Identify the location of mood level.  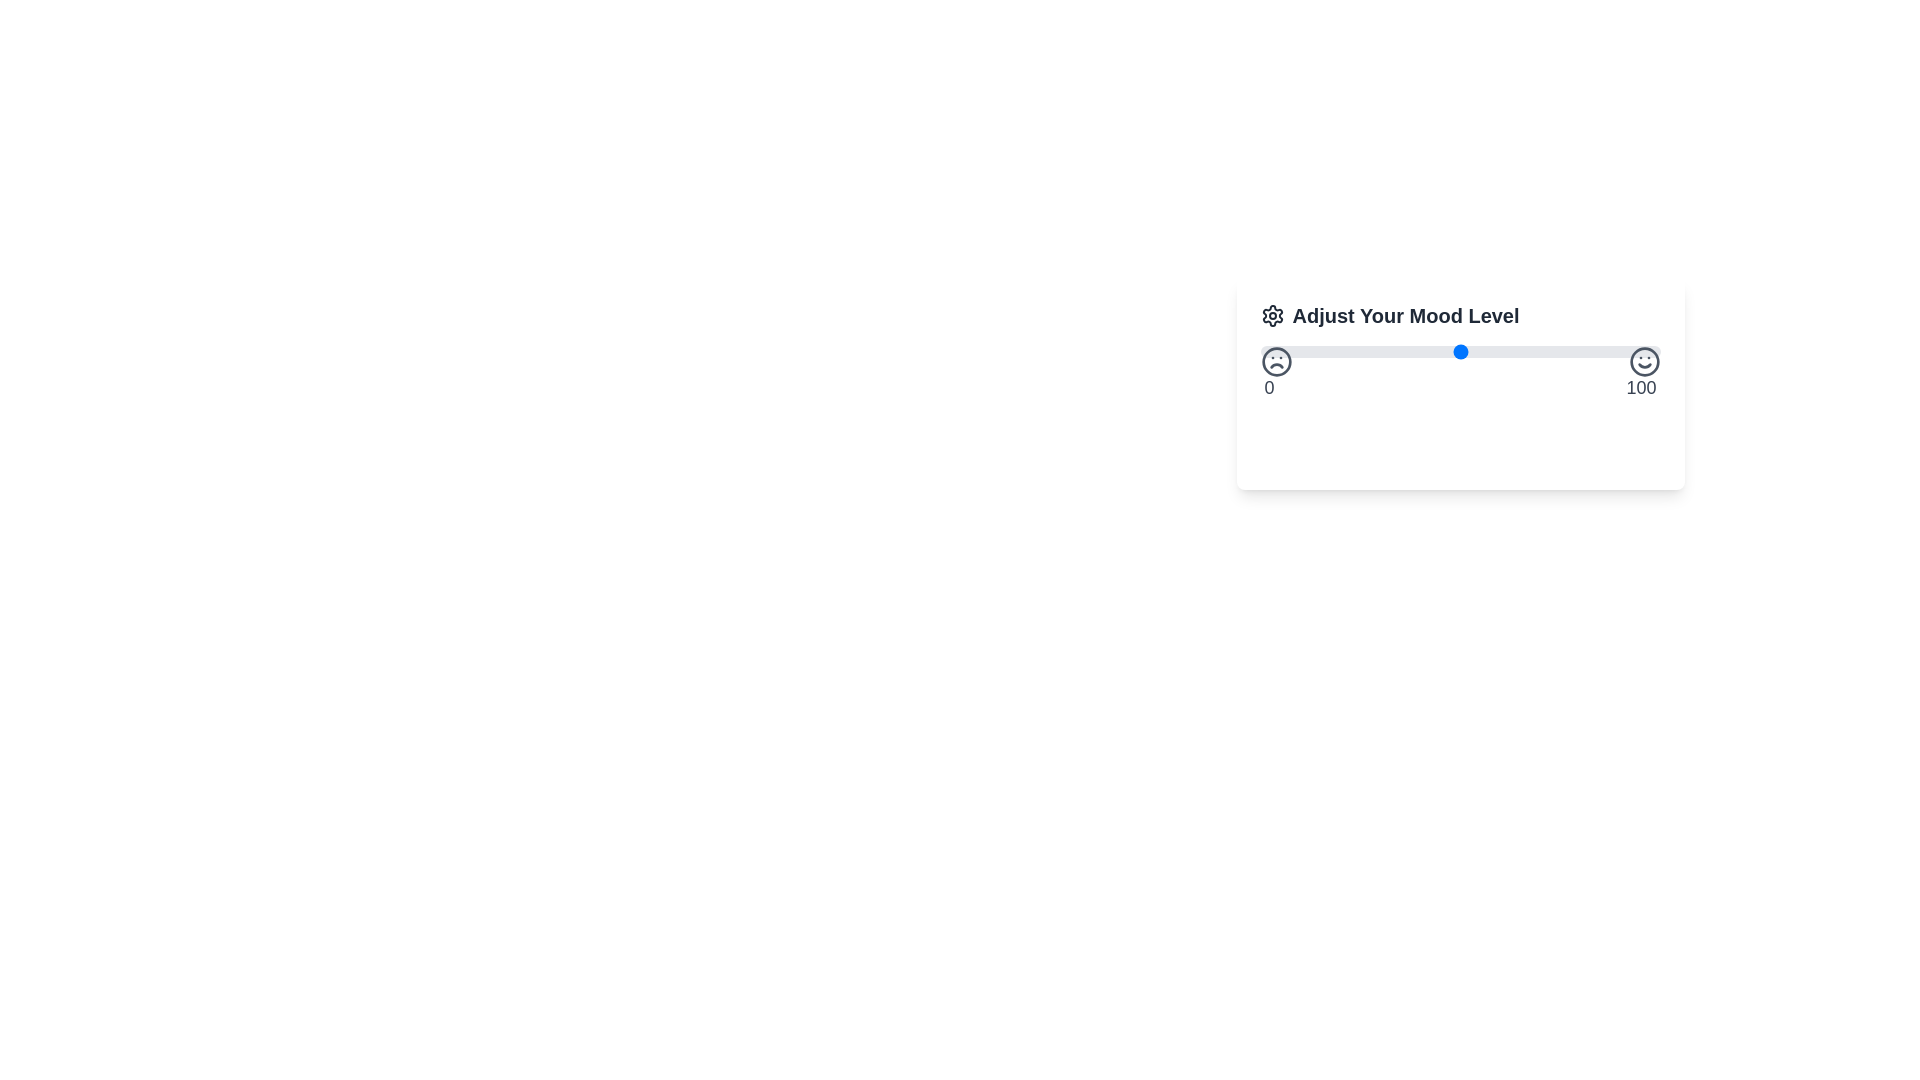
(1352, 350).